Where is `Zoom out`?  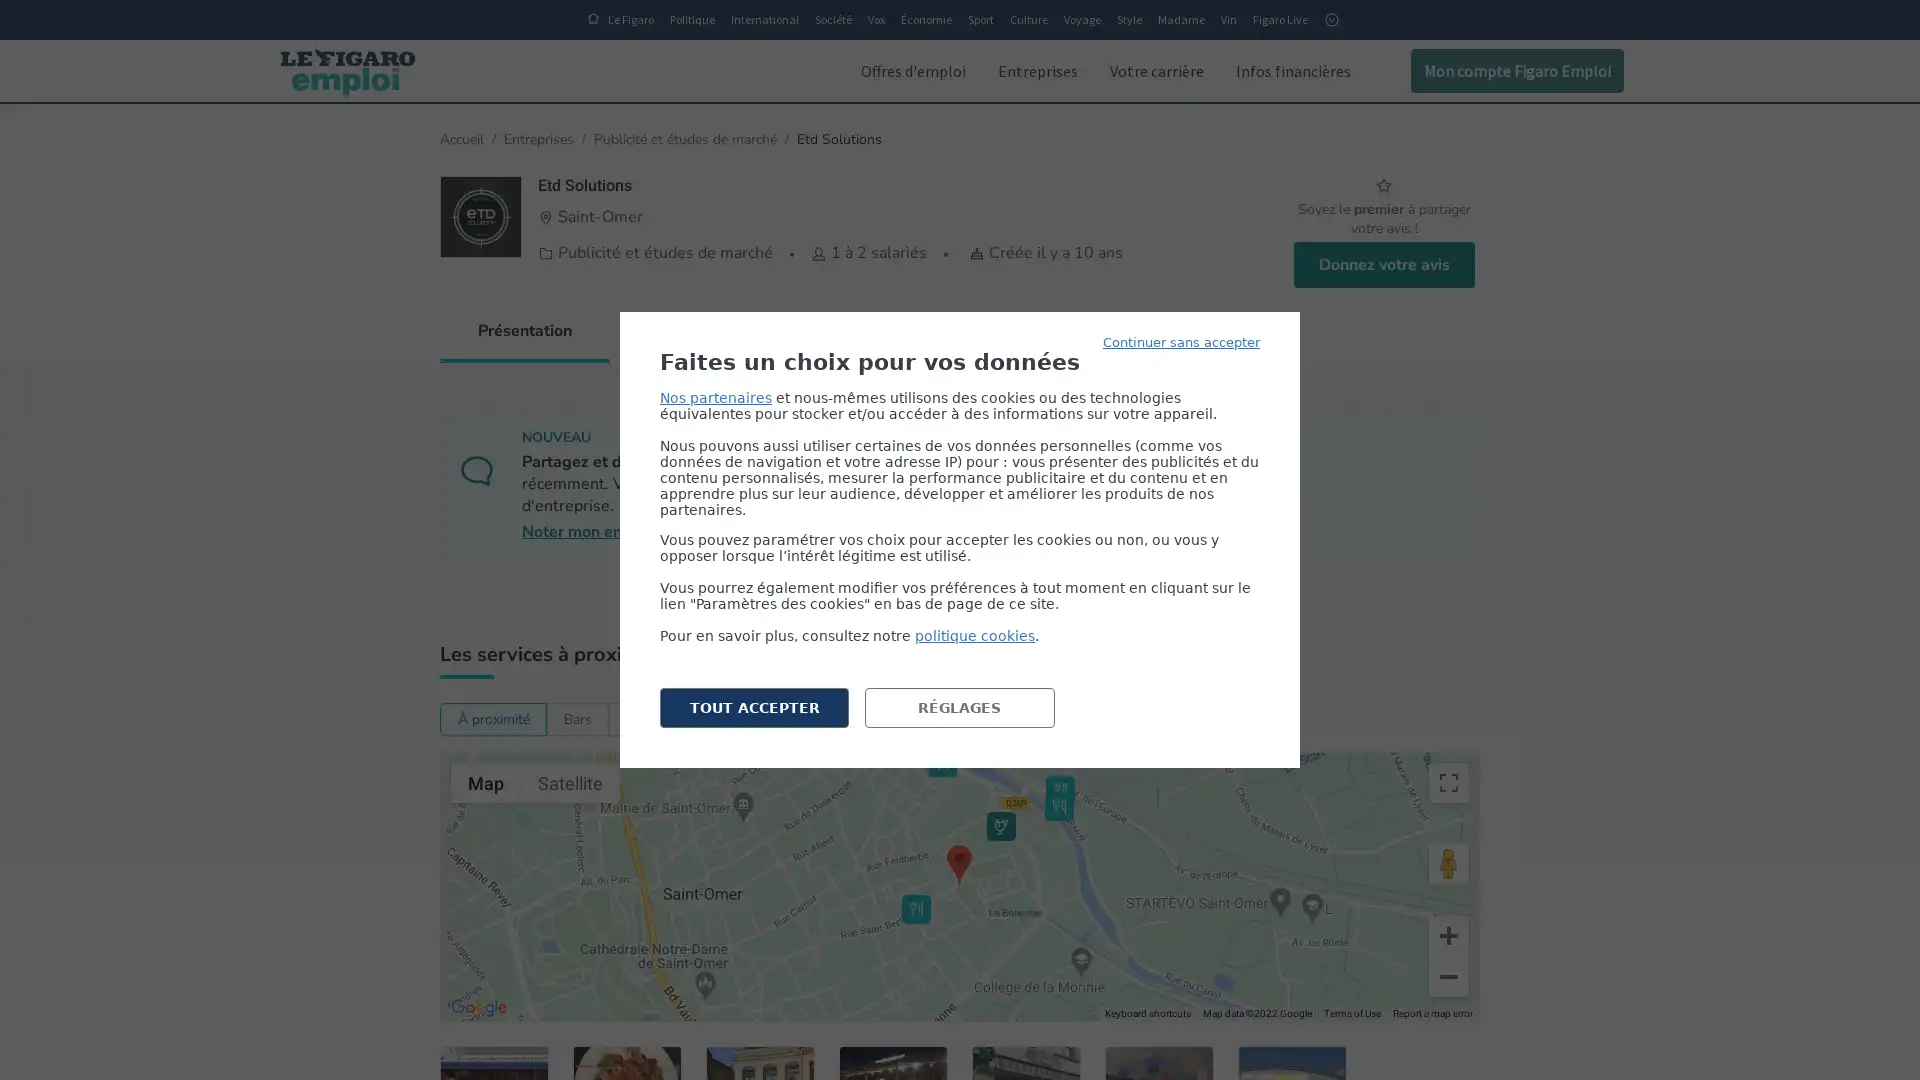
Zoom out is located at coordinates (1449, 975).